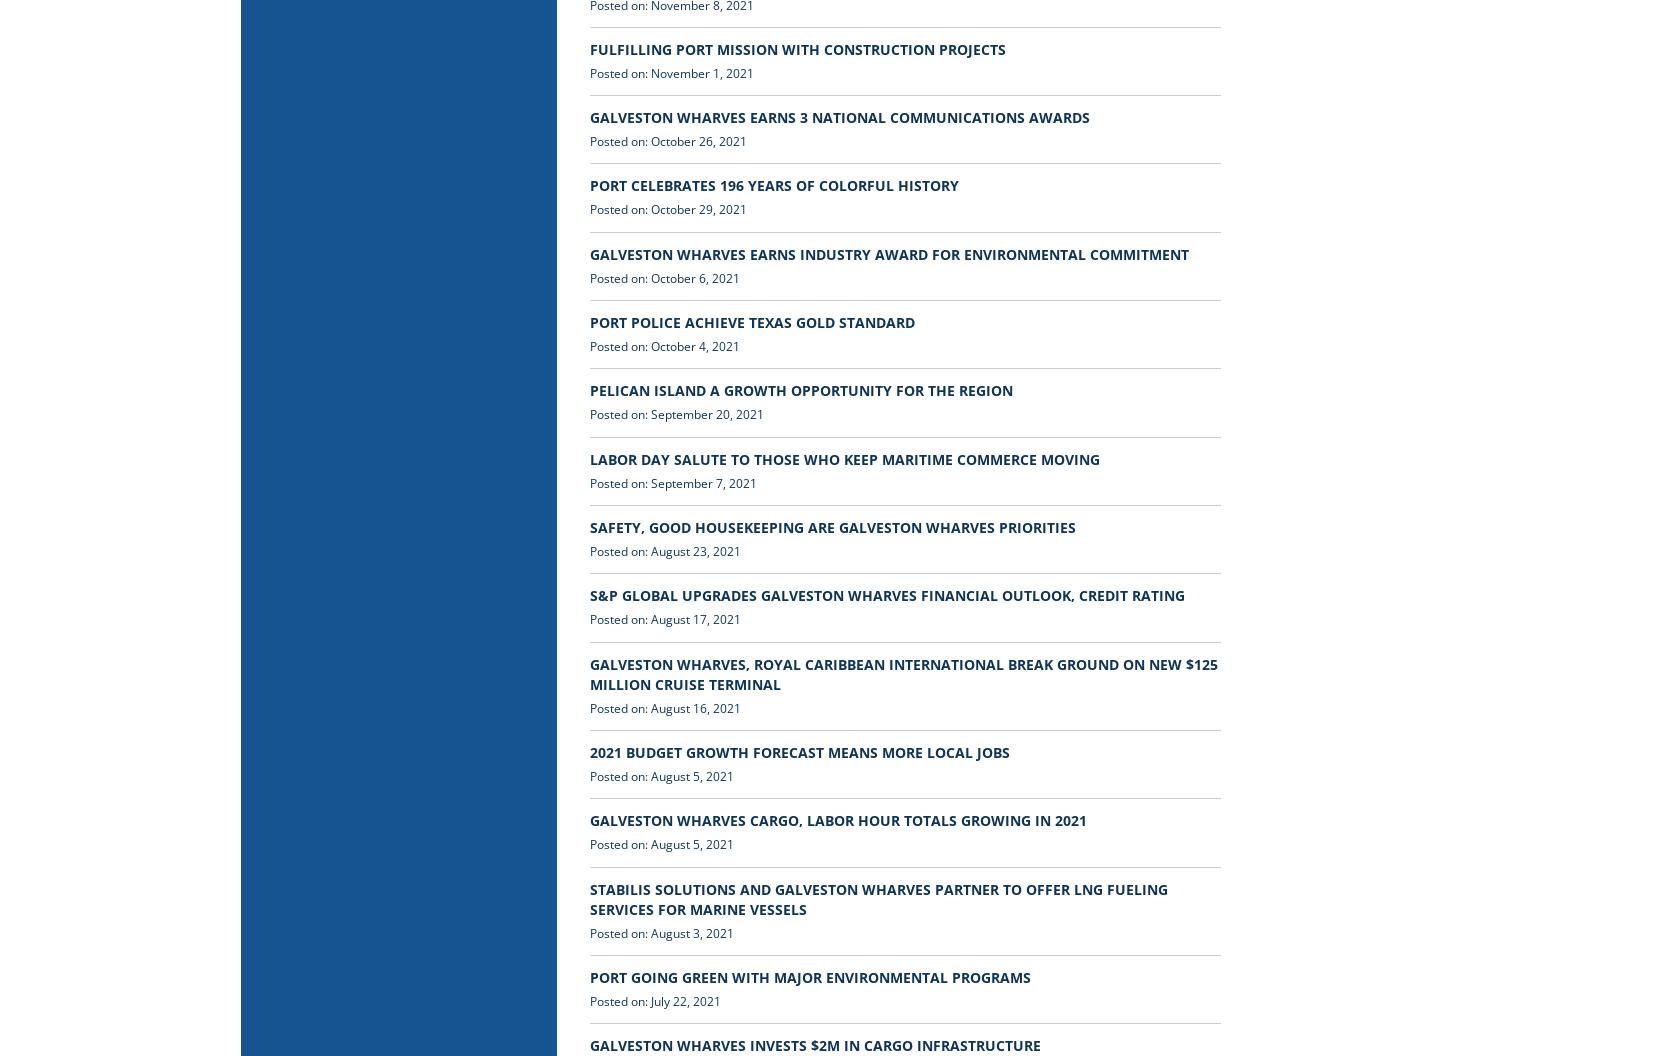 The image size is (1653, 1056). I want to click on 'Posted on: October 29, 2021', so click(667, 208).